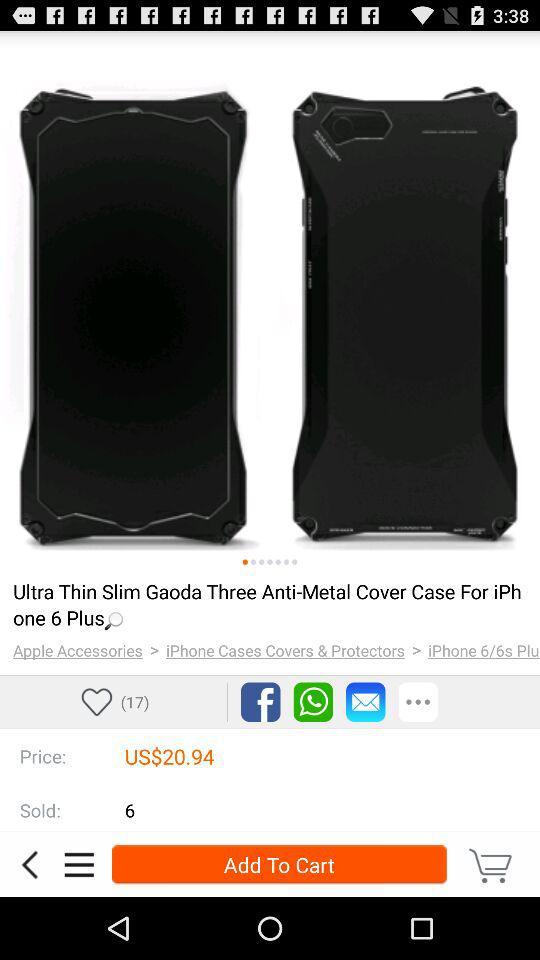 The image size is (540, 960). Describe the element at coordinates (76, 649) in the screenshot. I see `app next to the >` at that location.